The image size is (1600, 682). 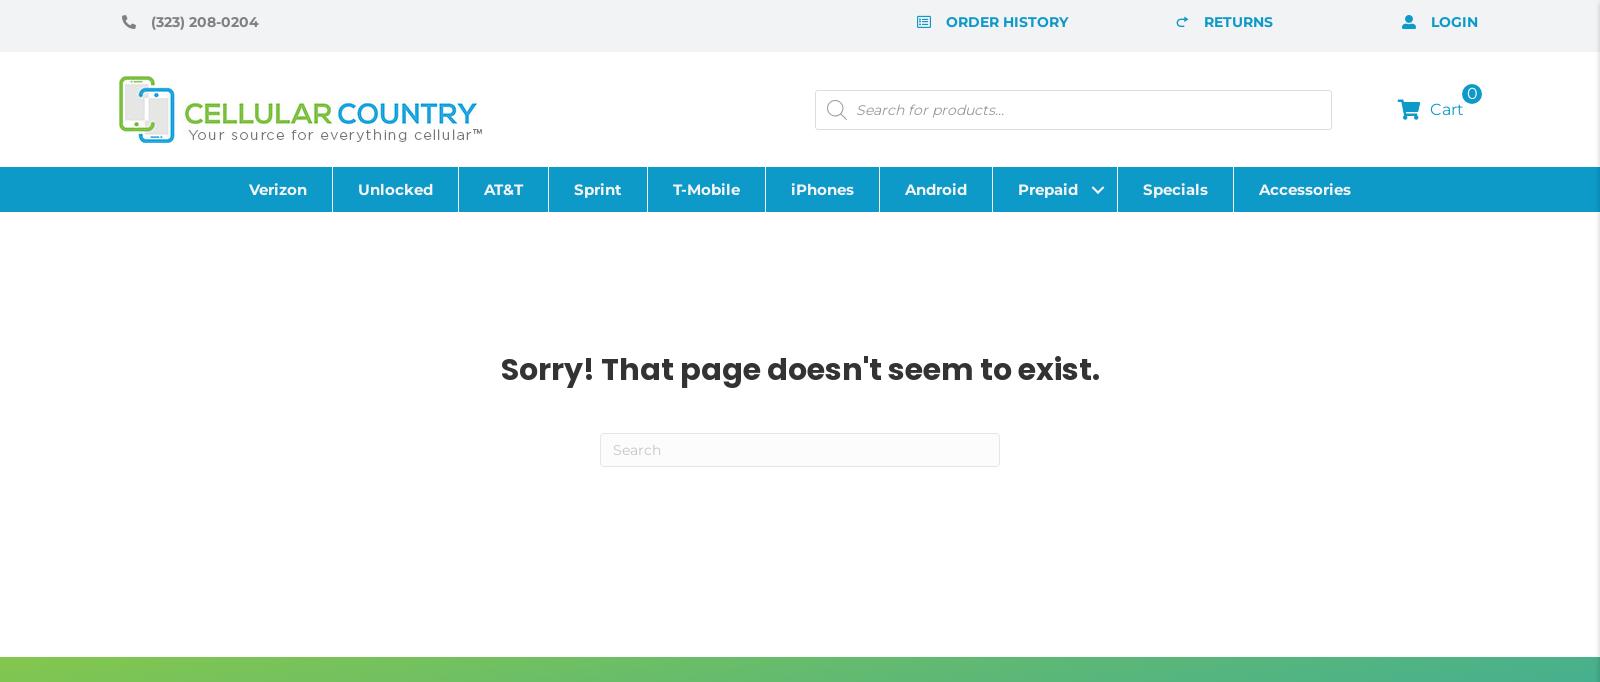 What do you see at coordinates (1447, 109) in the screenshot?
I see `'Cart'` at bounding box center [1447, 109].